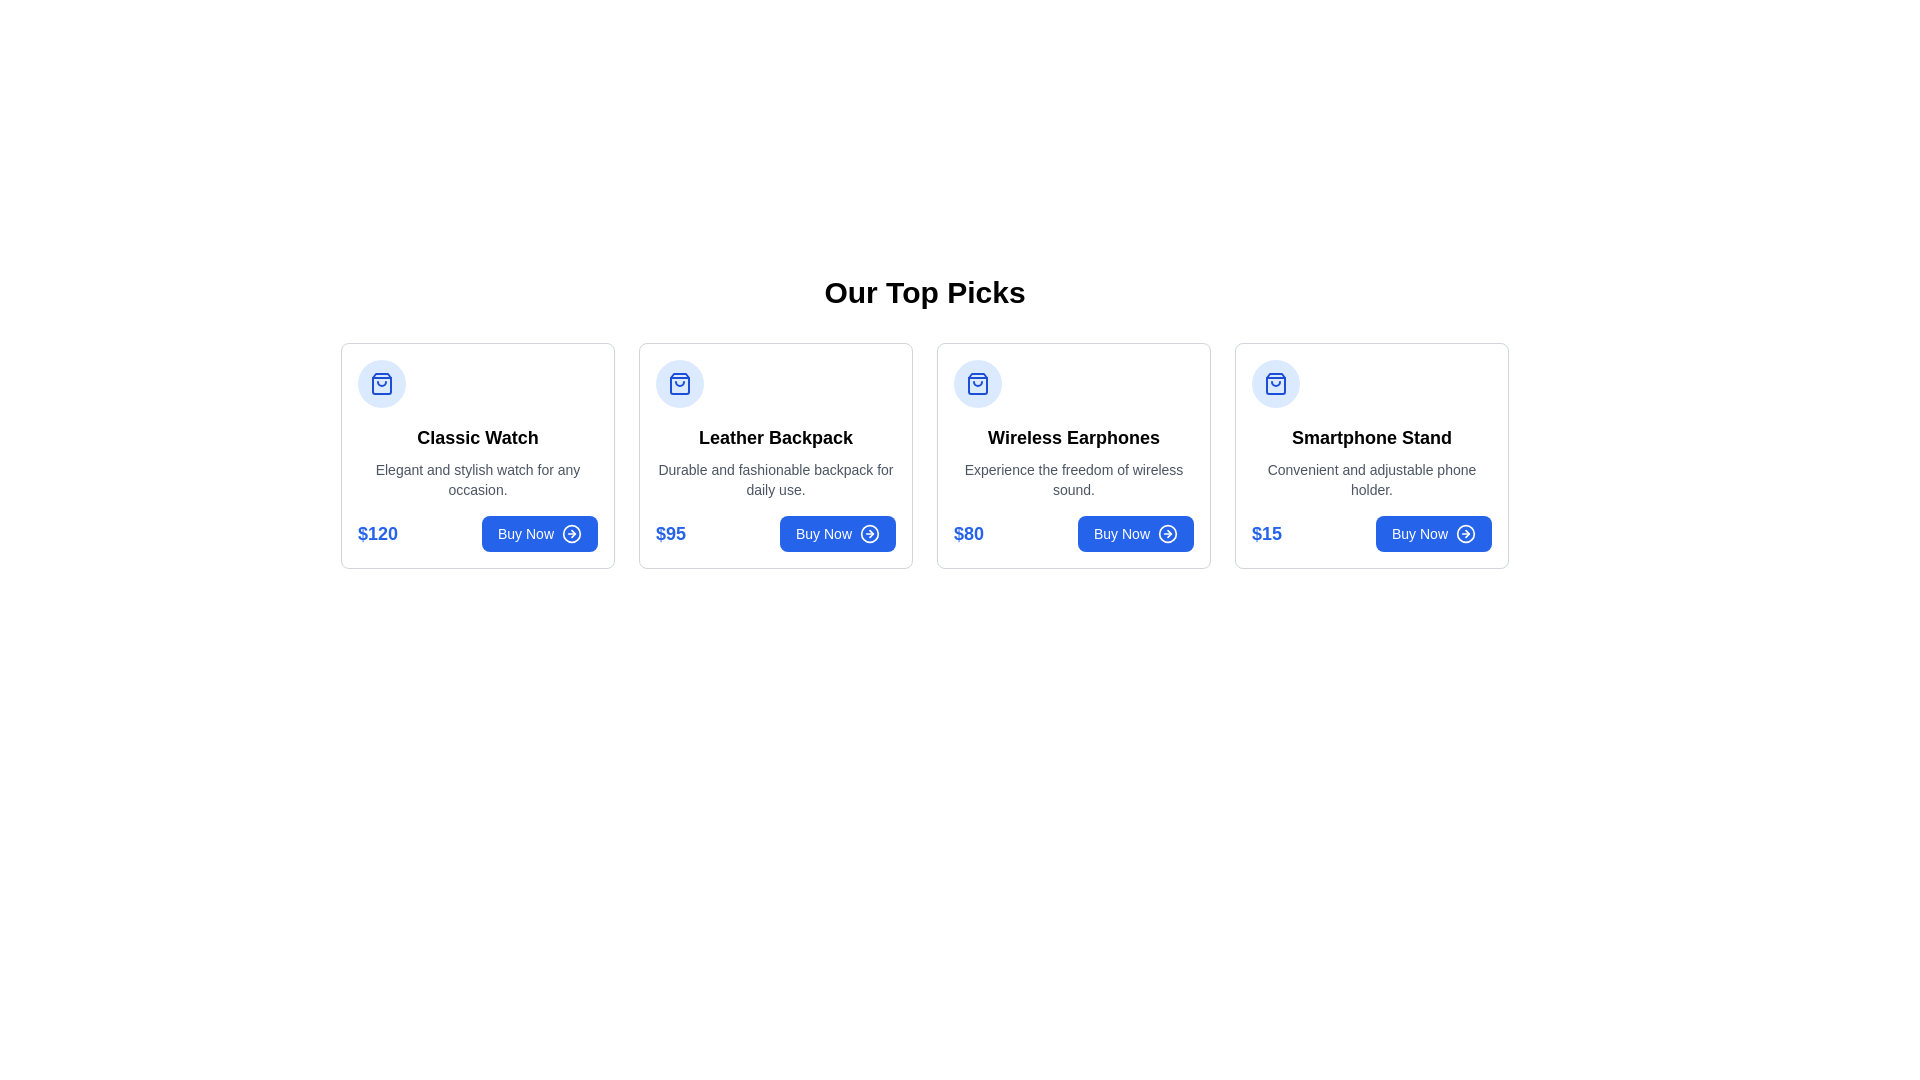 Image resolution: width=1920 pixels, height=1080 pixels. I want to click on the shopping bag icon with thin blue lines located within the leftmost card of the 'Our Top Picks' section, which is centered in a circular blue background, so click(680, 384).